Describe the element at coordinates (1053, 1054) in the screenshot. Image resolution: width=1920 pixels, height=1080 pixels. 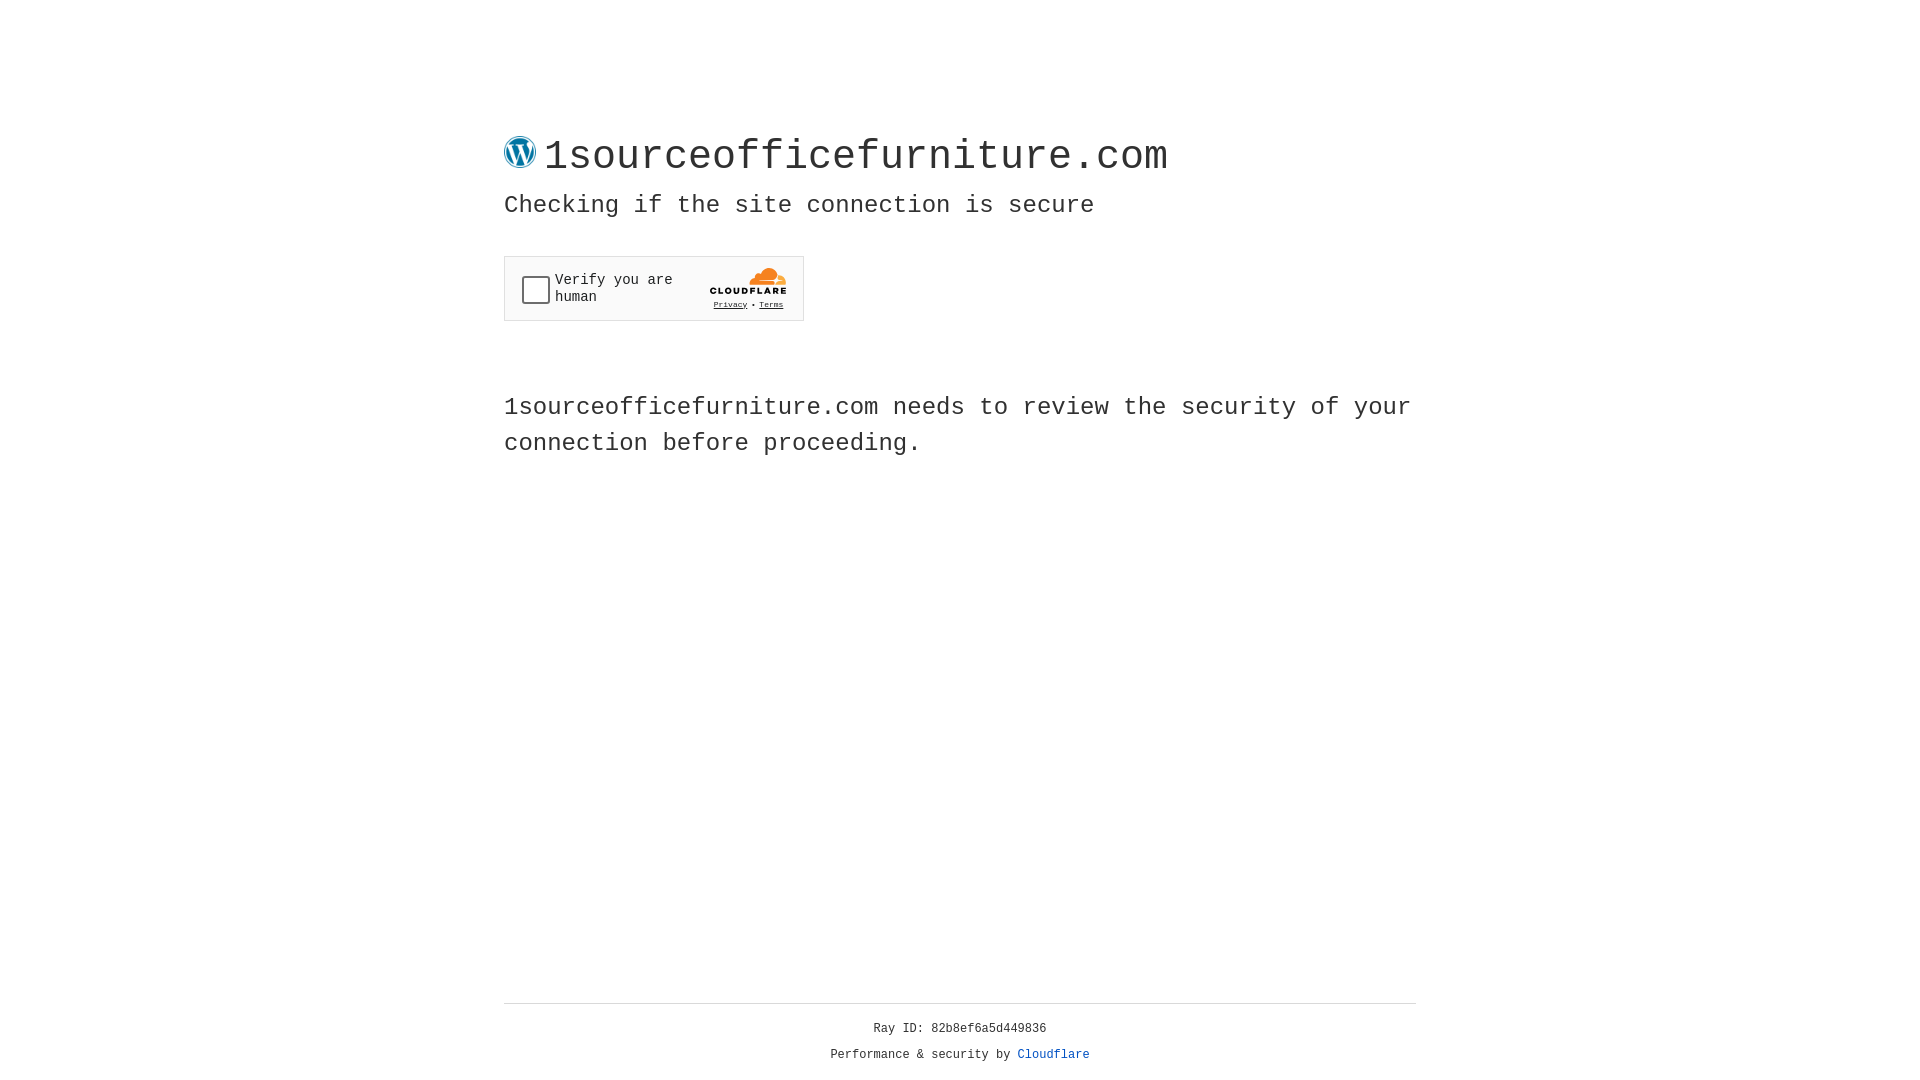
I see `'Cloudflare'` at that location.